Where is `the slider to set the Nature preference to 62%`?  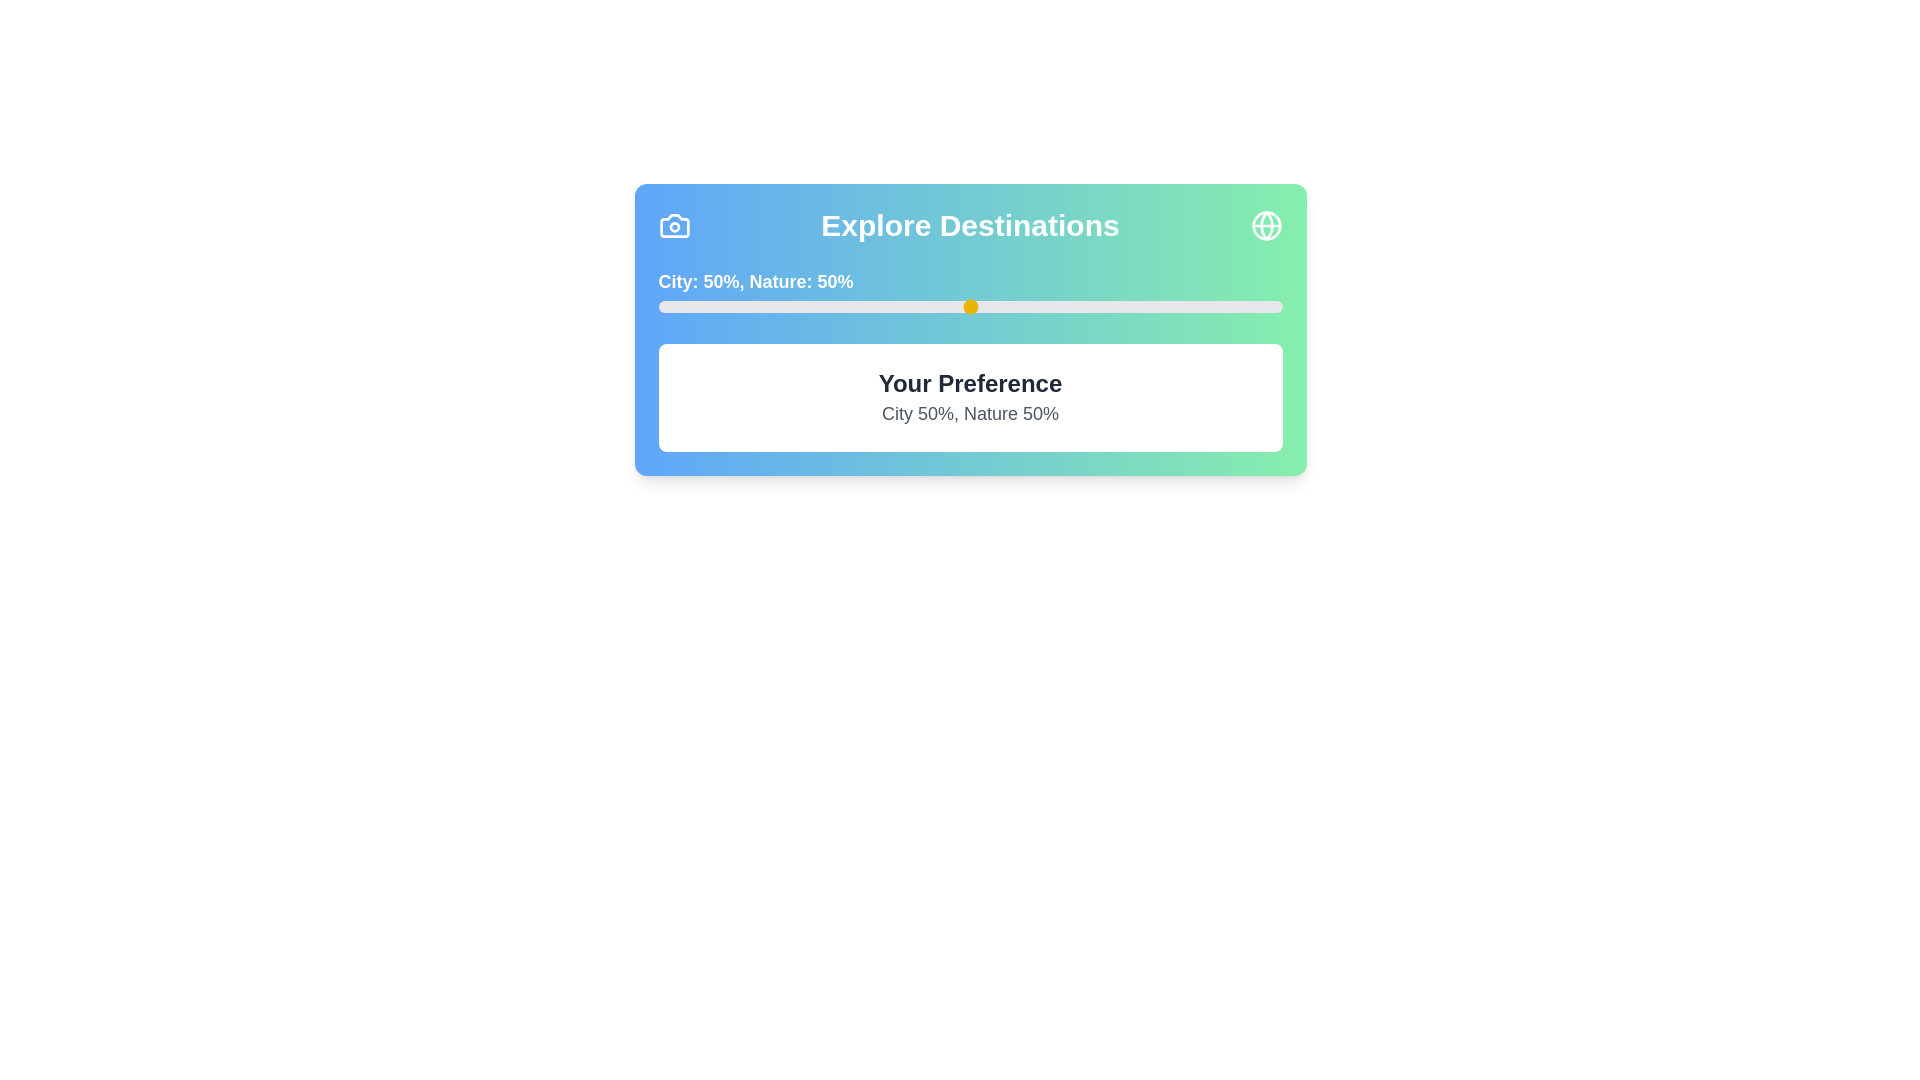
the slider to set the Nature preference to 62% is located at coordinates (1044, 307).